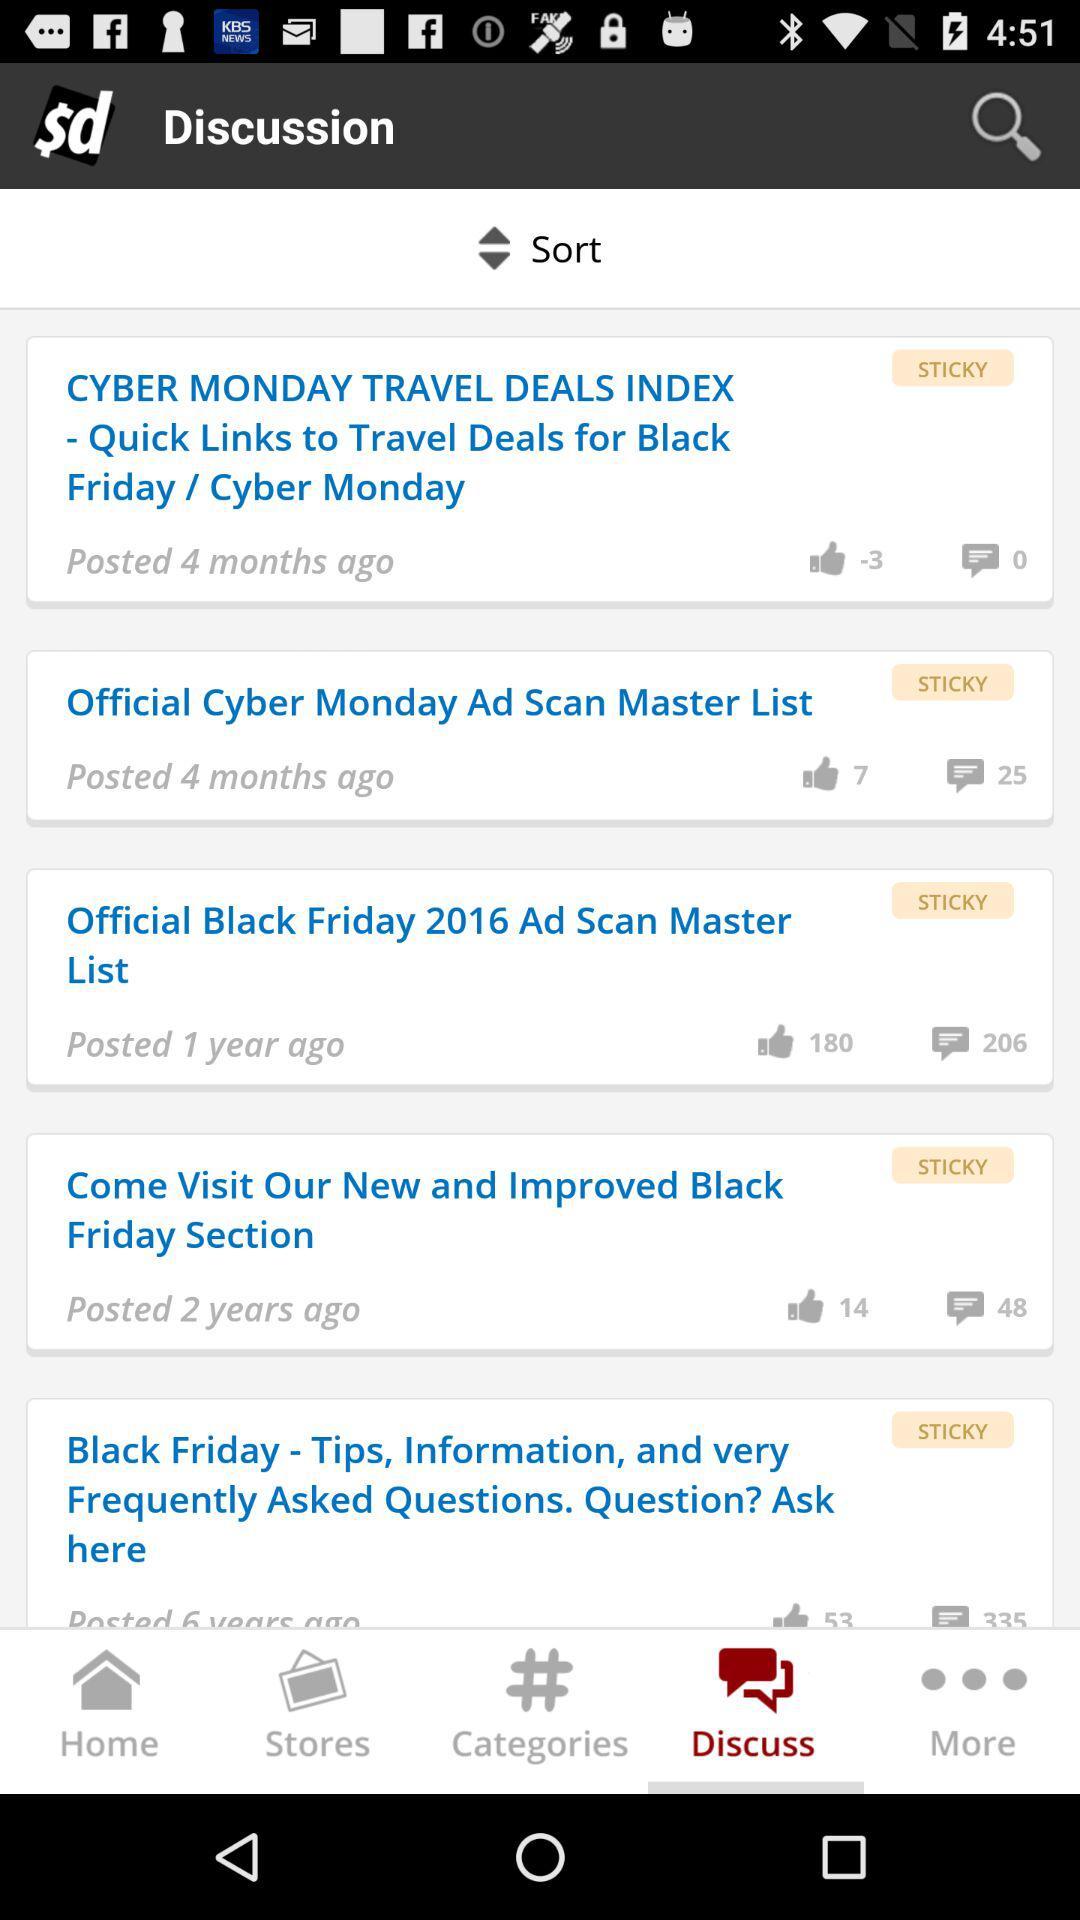  I want to click on more button, so click(970, 1714).